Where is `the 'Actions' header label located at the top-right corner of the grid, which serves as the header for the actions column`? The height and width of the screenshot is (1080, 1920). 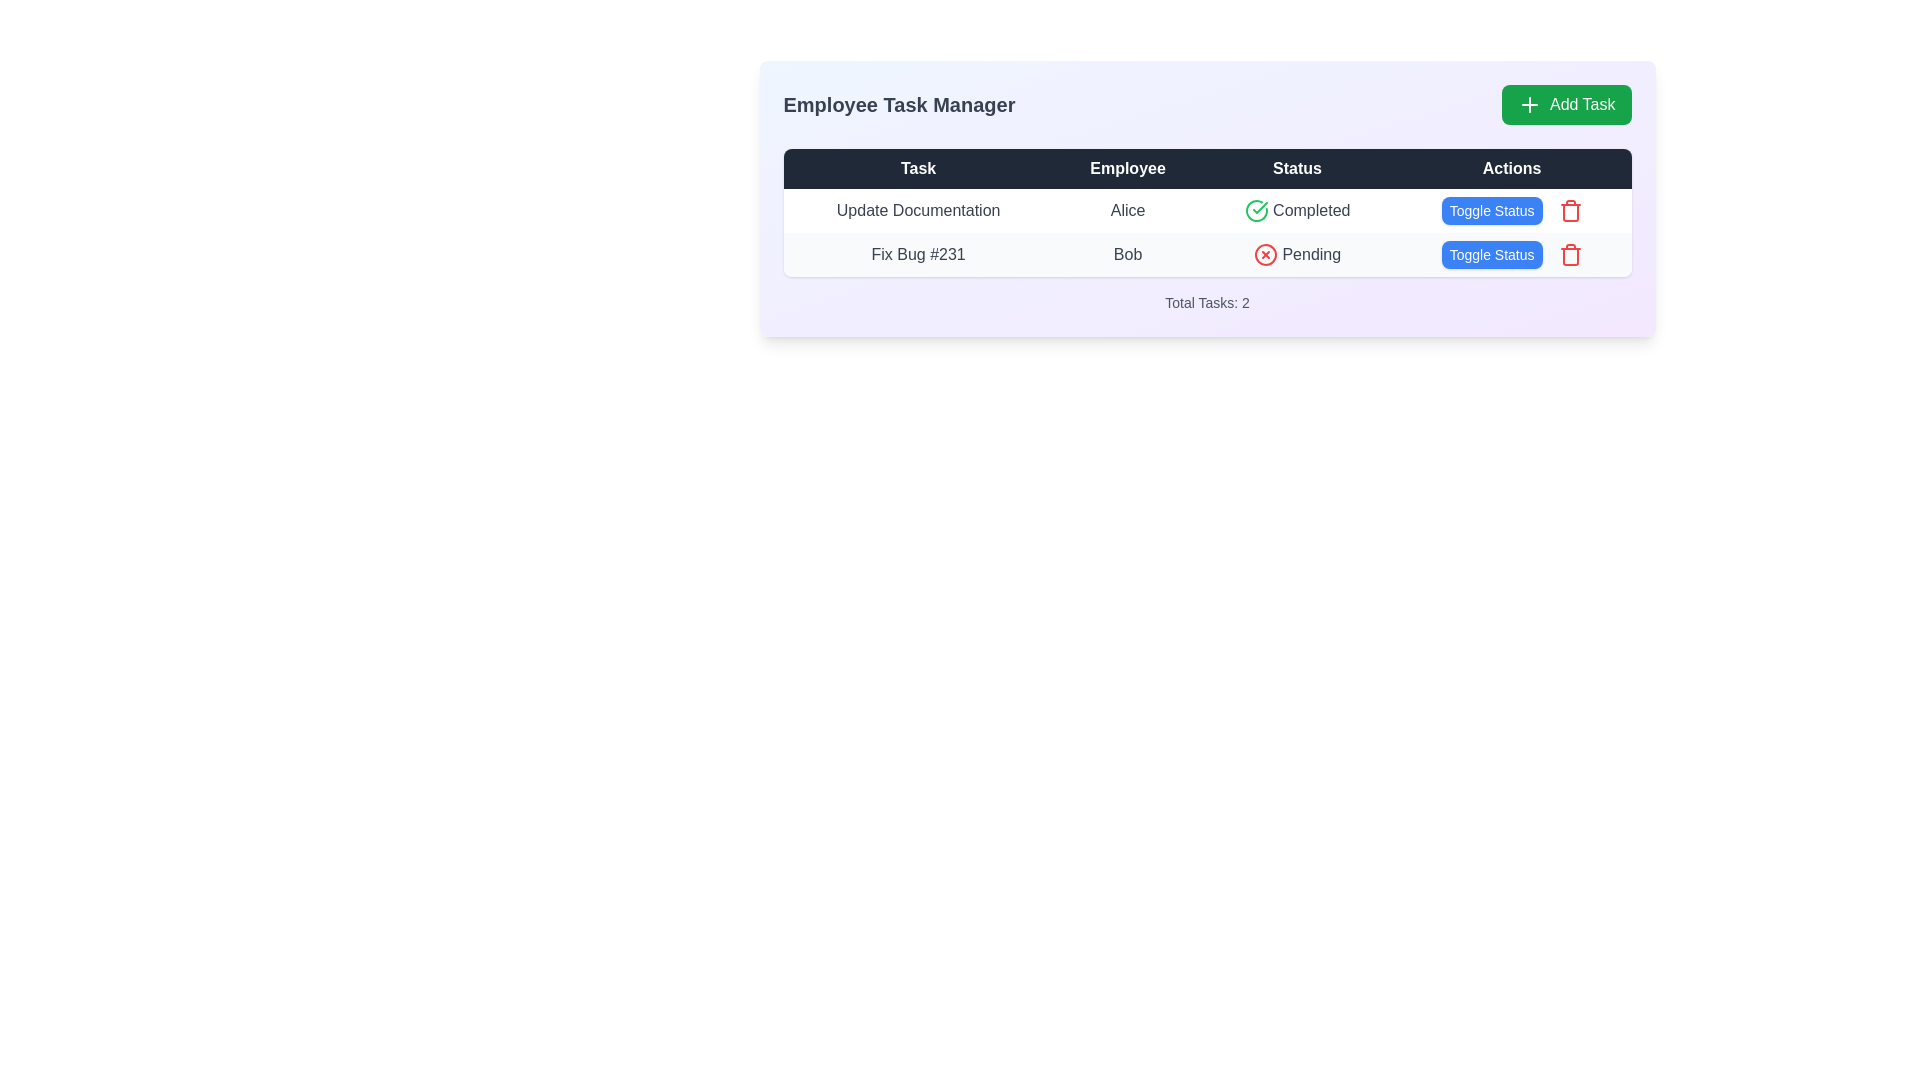
the 'Actions' header label located at the top-right corner of the grid, which serves as the header for the actions column is located at coordinates (1512, 168).